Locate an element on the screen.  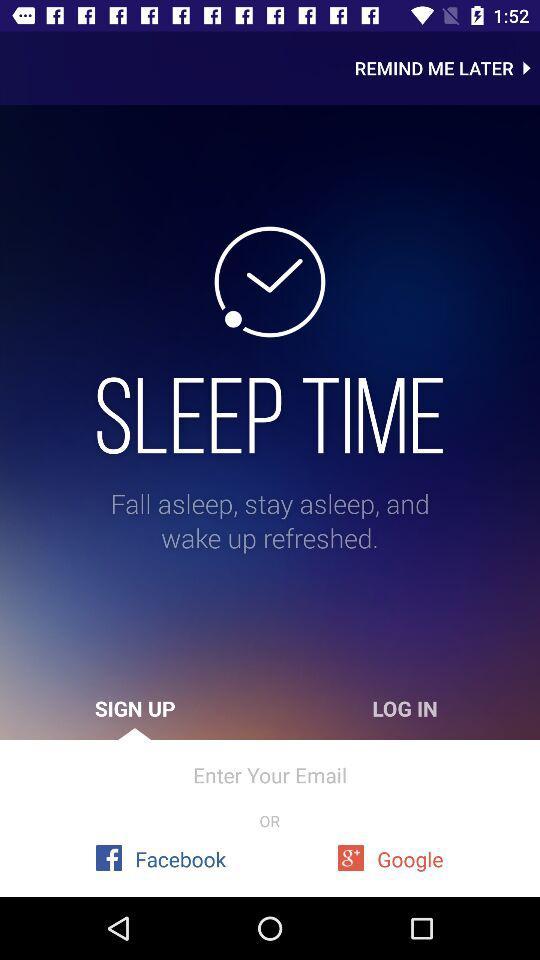
item next to the log in is located at coordinates (135, 708).